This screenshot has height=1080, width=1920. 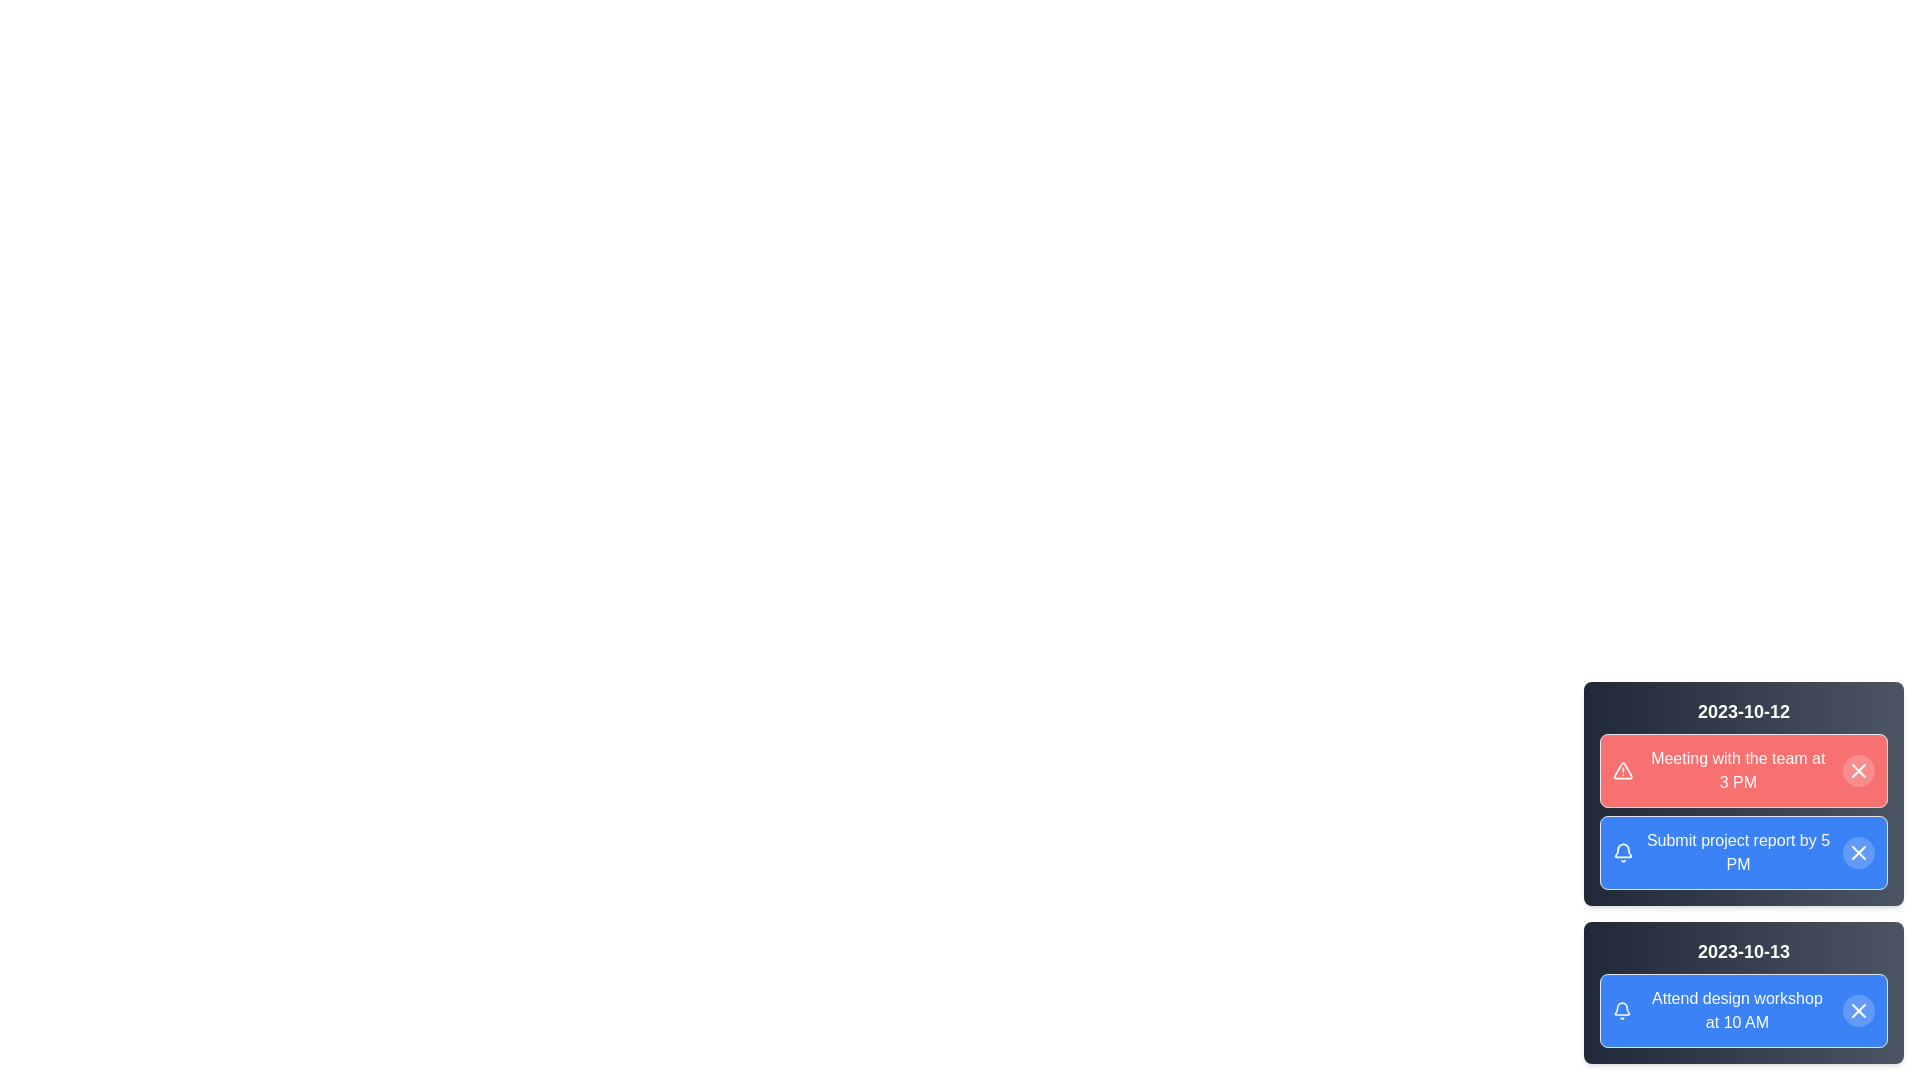 I want to click on the notification panel header to interact with it, so click(x=1742, y=711).